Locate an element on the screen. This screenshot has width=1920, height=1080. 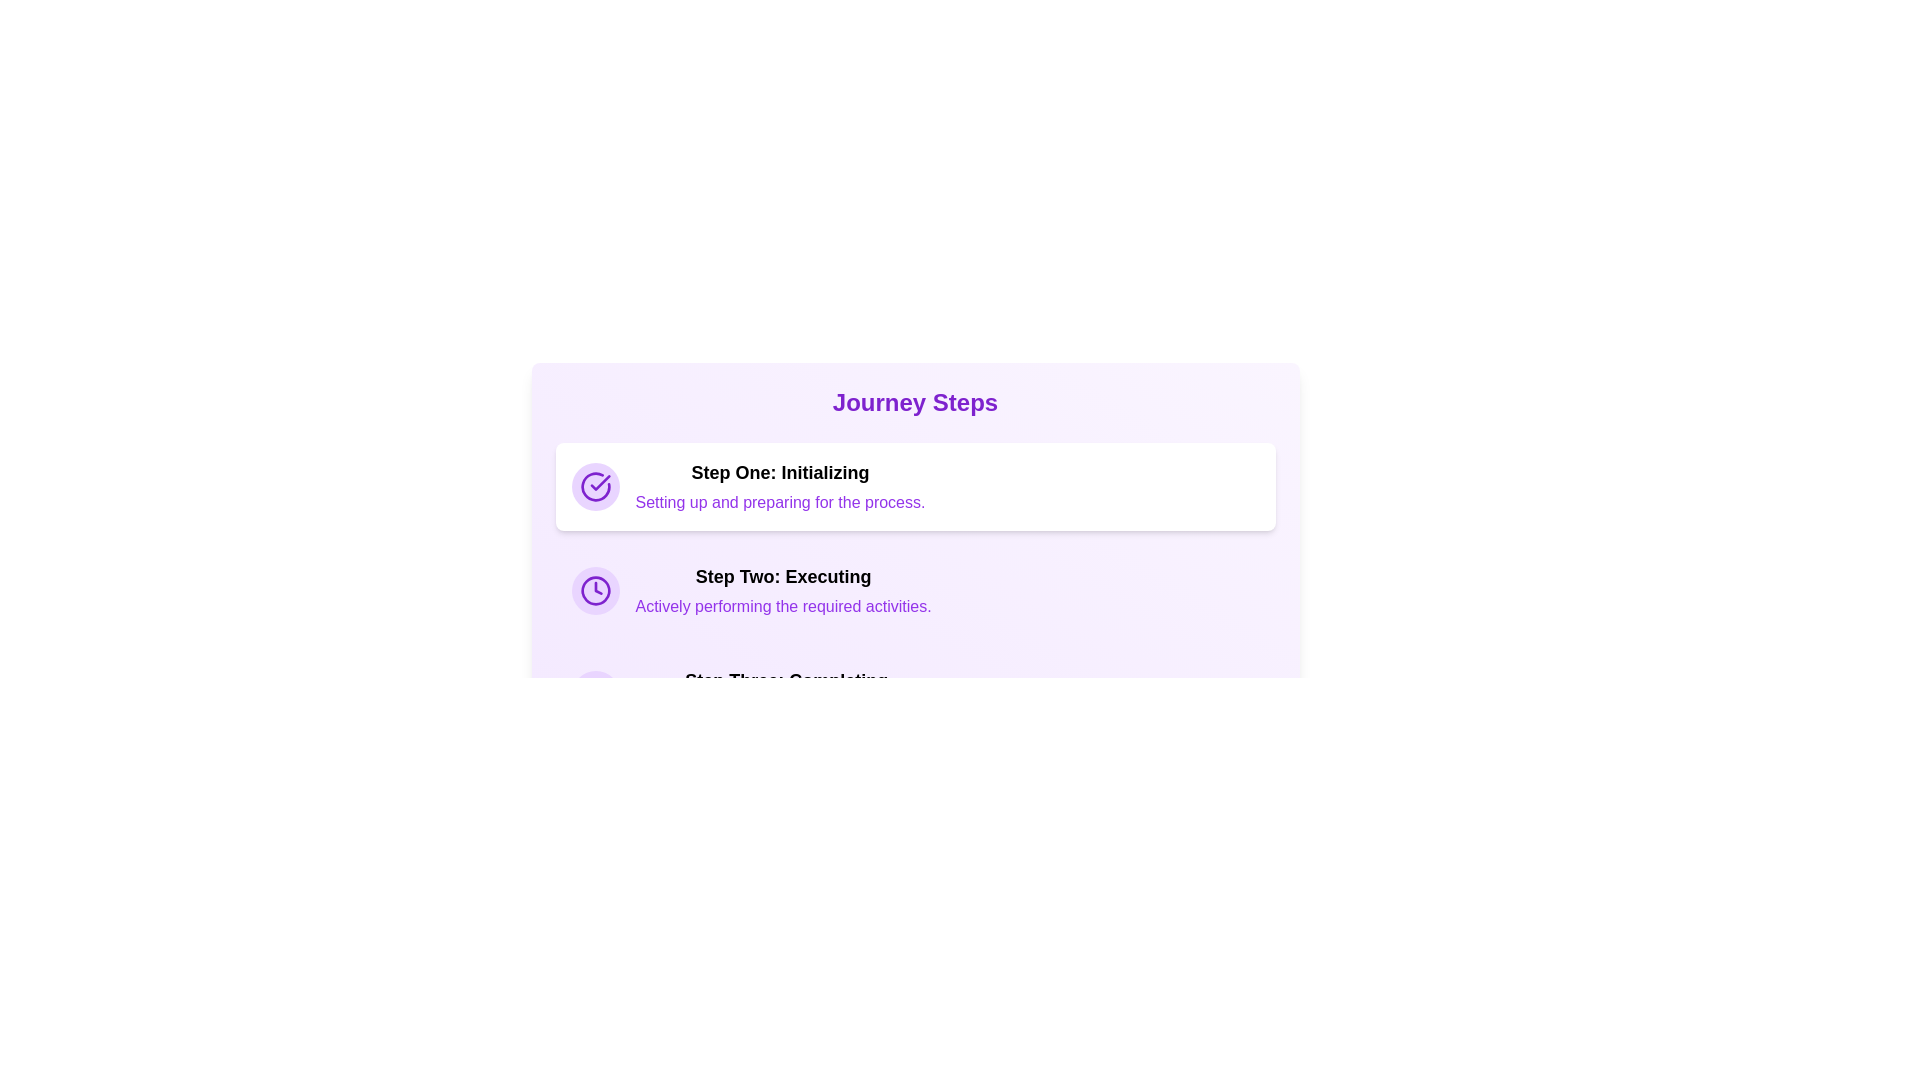
the purple checkmark icon located within the circular badge next to the text 'Step One: Initializing', which indicates a completed step is located at coordinates (599, 482).